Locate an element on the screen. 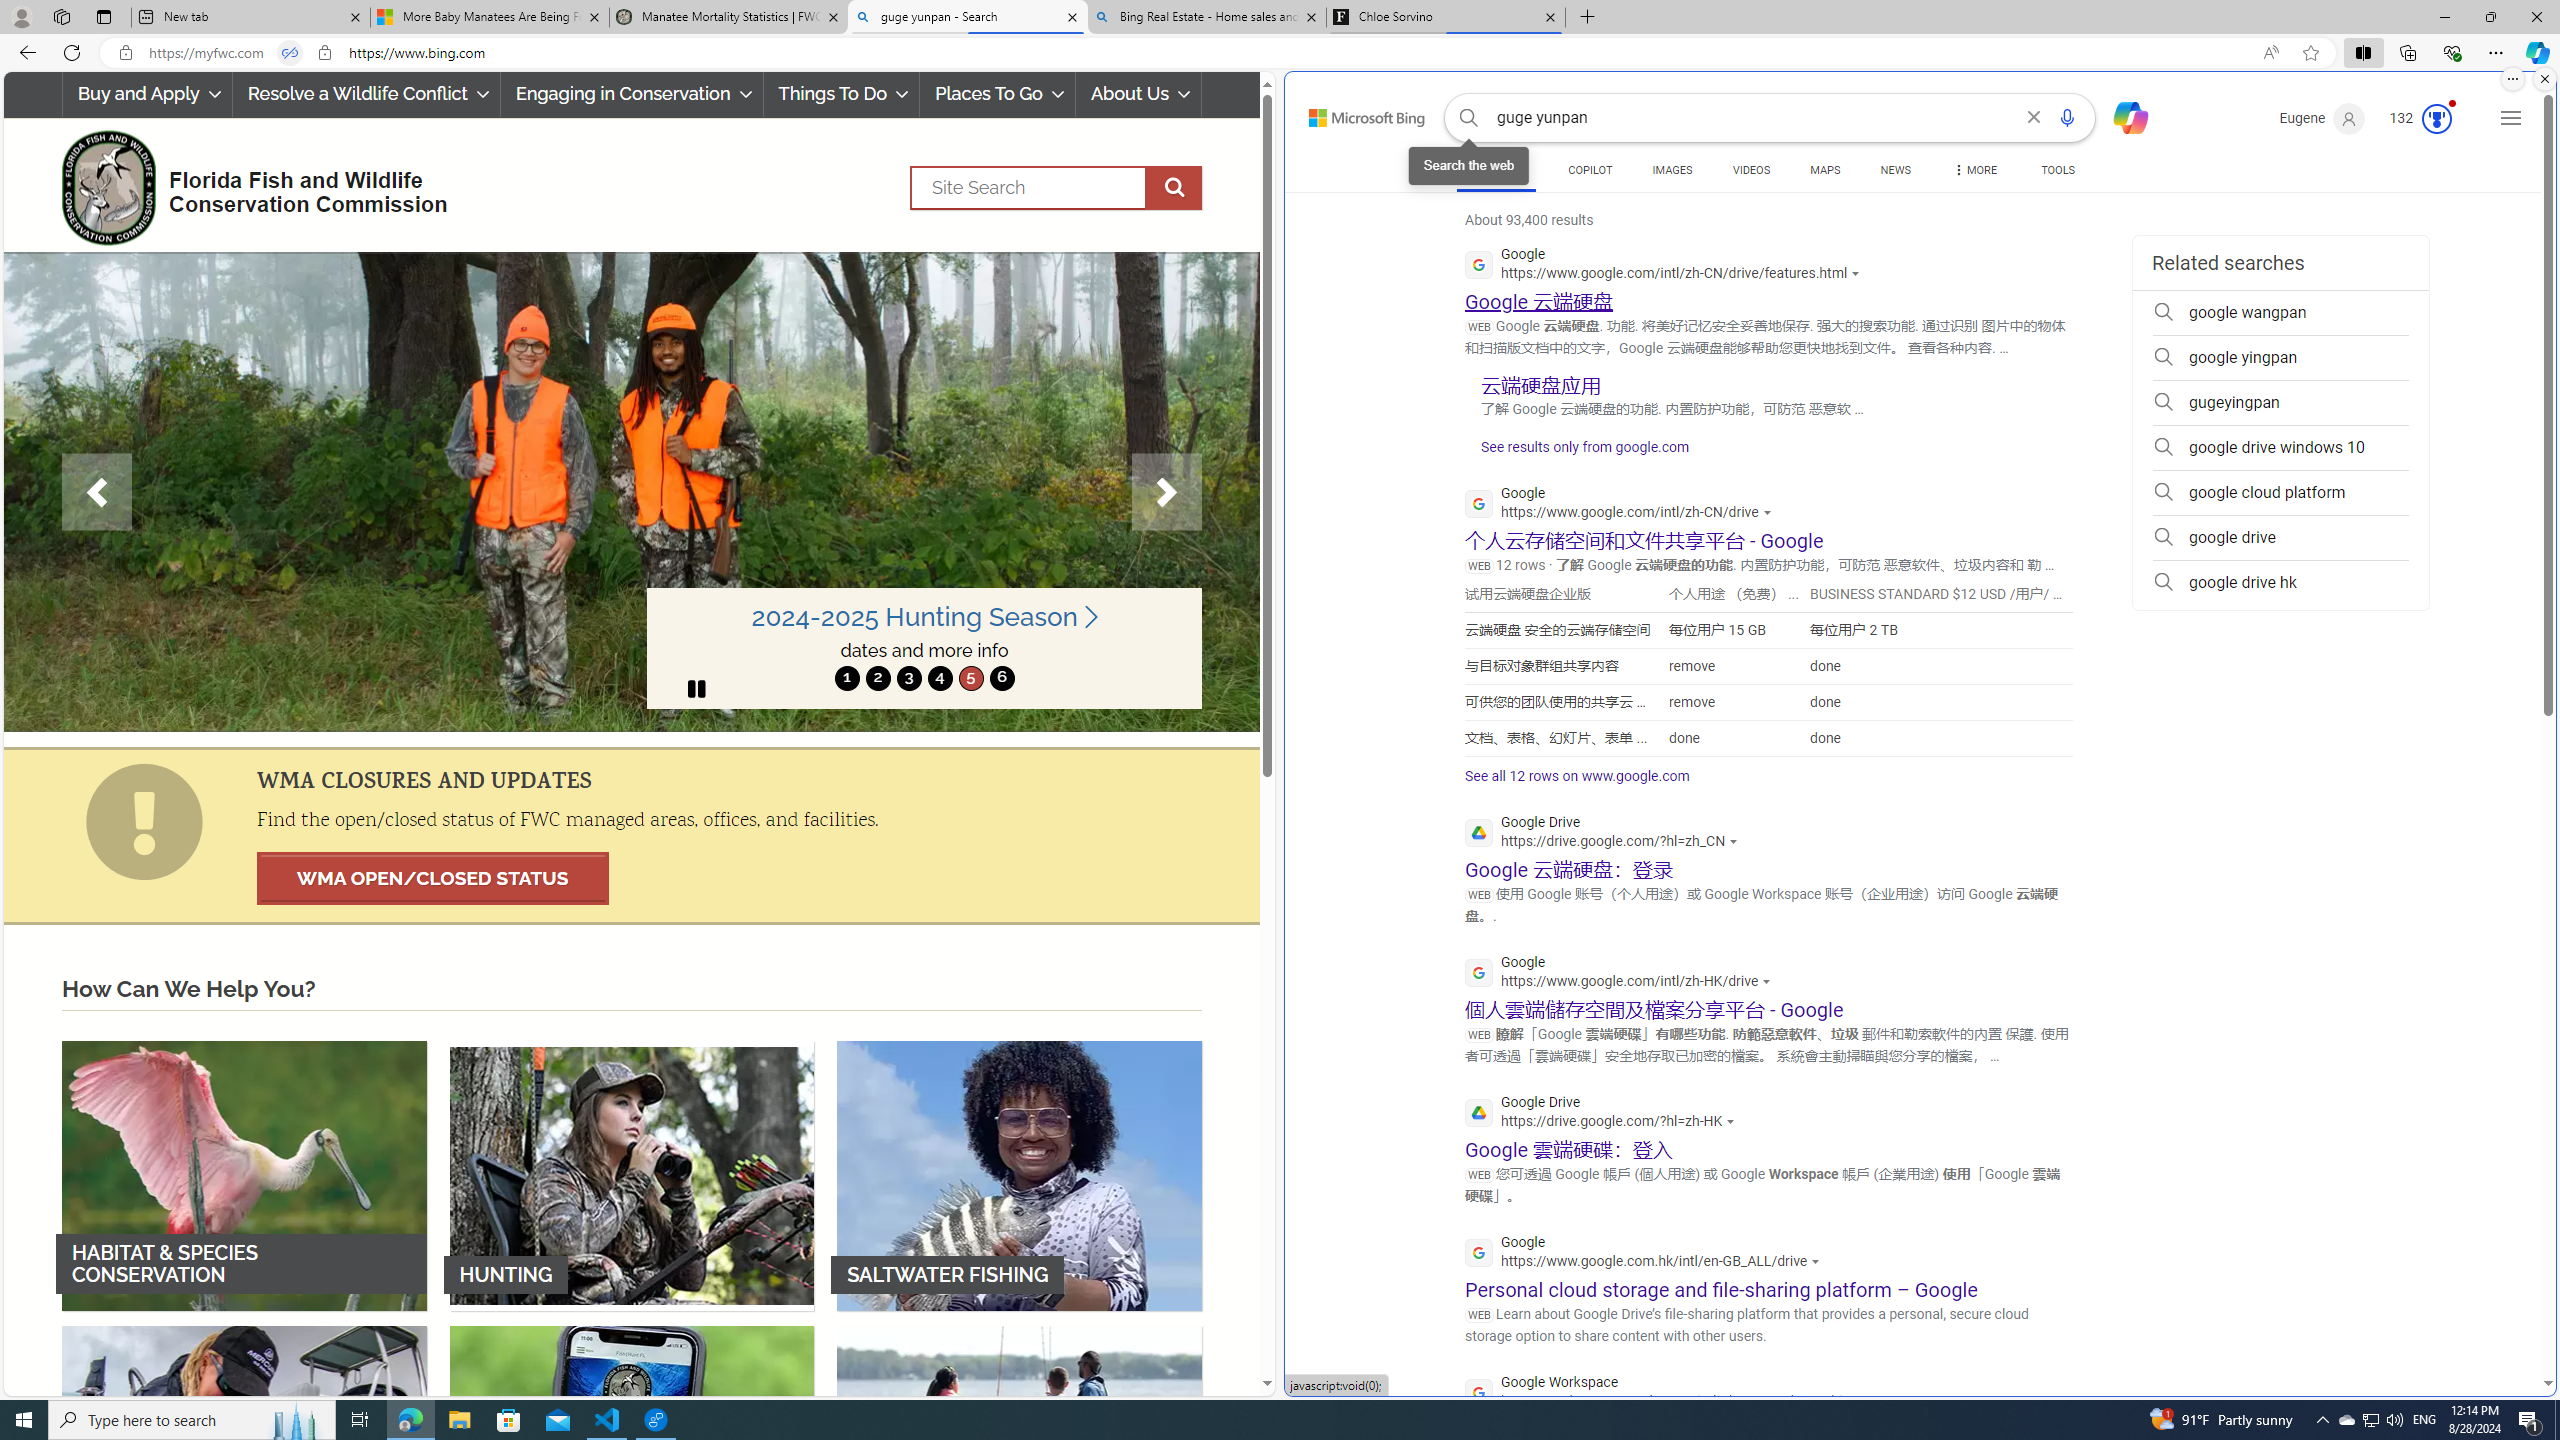 This screenshot has height=1440, width=2560. 'Google' is located at coordinates (1646, 1253).